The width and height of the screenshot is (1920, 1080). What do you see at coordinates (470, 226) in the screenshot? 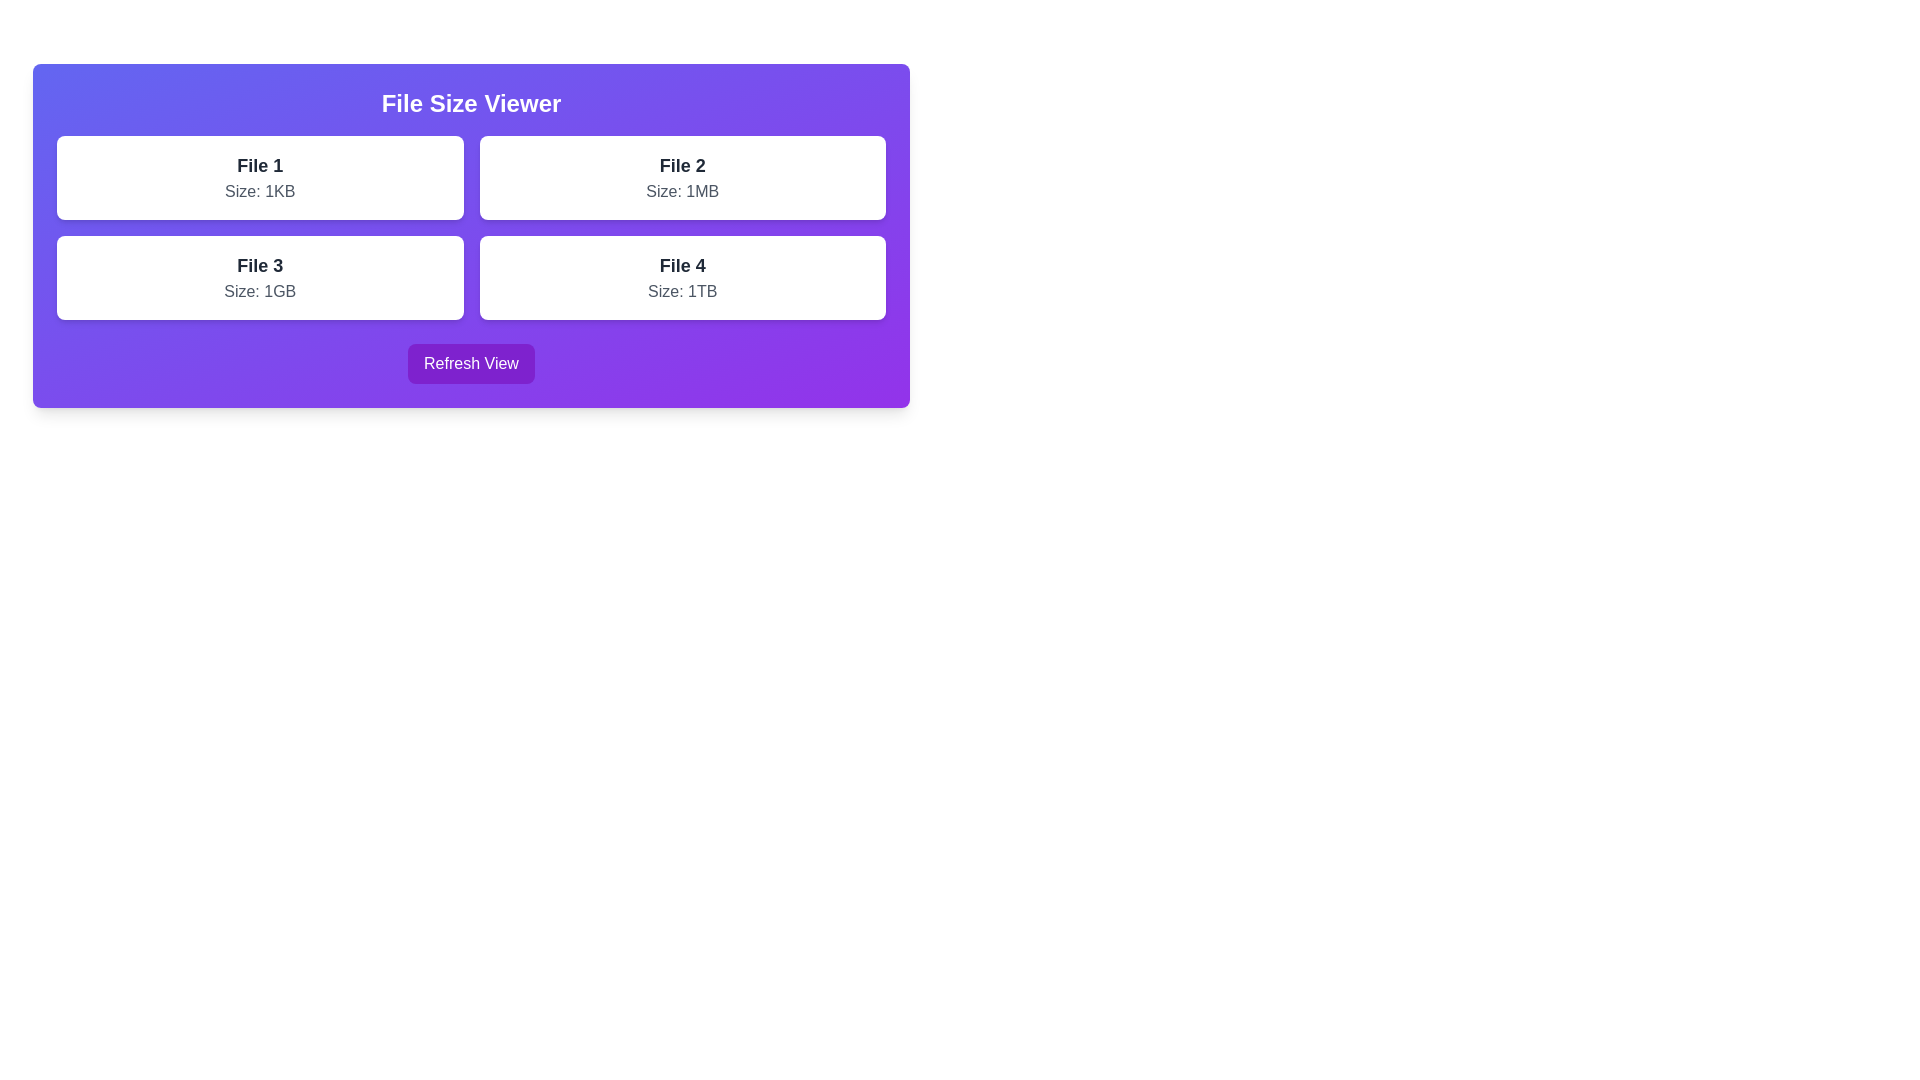
I see `the Grid layout containing informational cards` at bounding box center [470, 226].